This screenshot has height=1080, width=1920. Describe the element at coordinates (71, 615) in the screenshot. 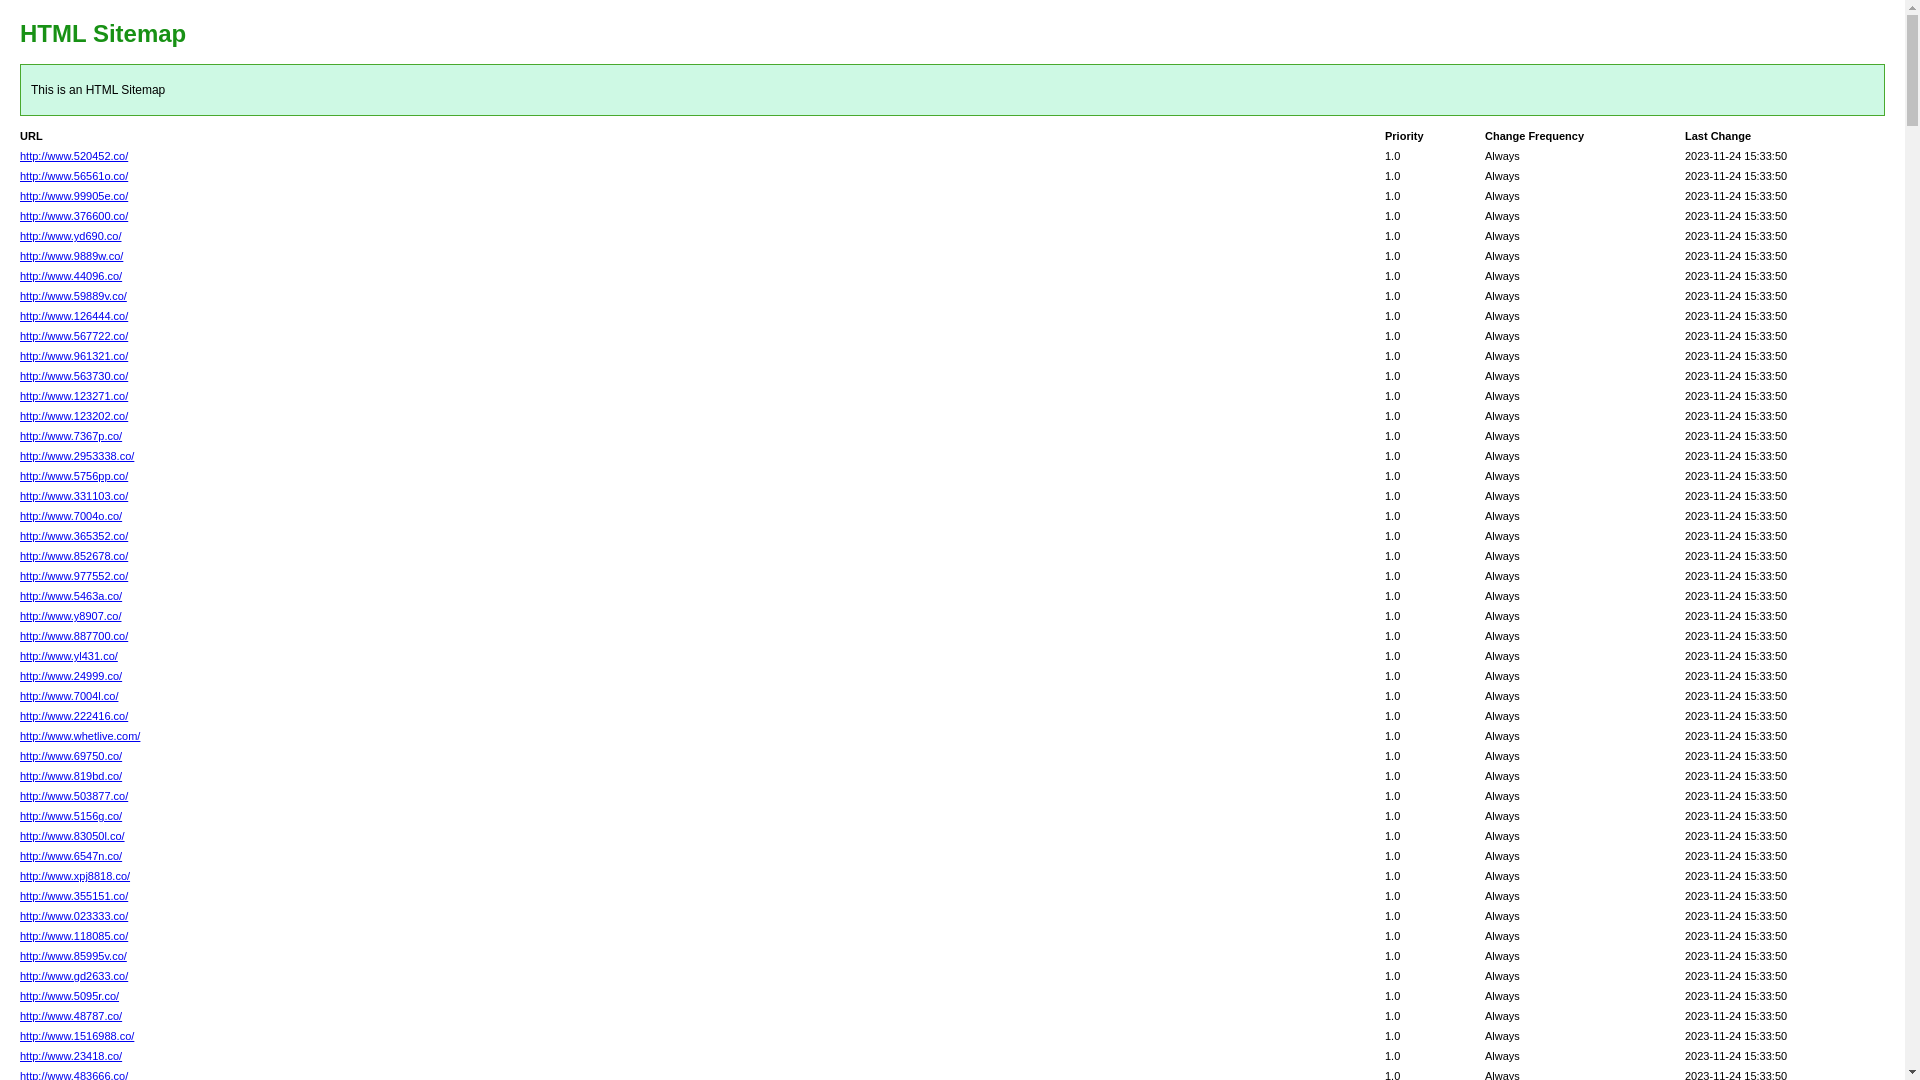

I see `'http://www.y8907.co/'` at that location.